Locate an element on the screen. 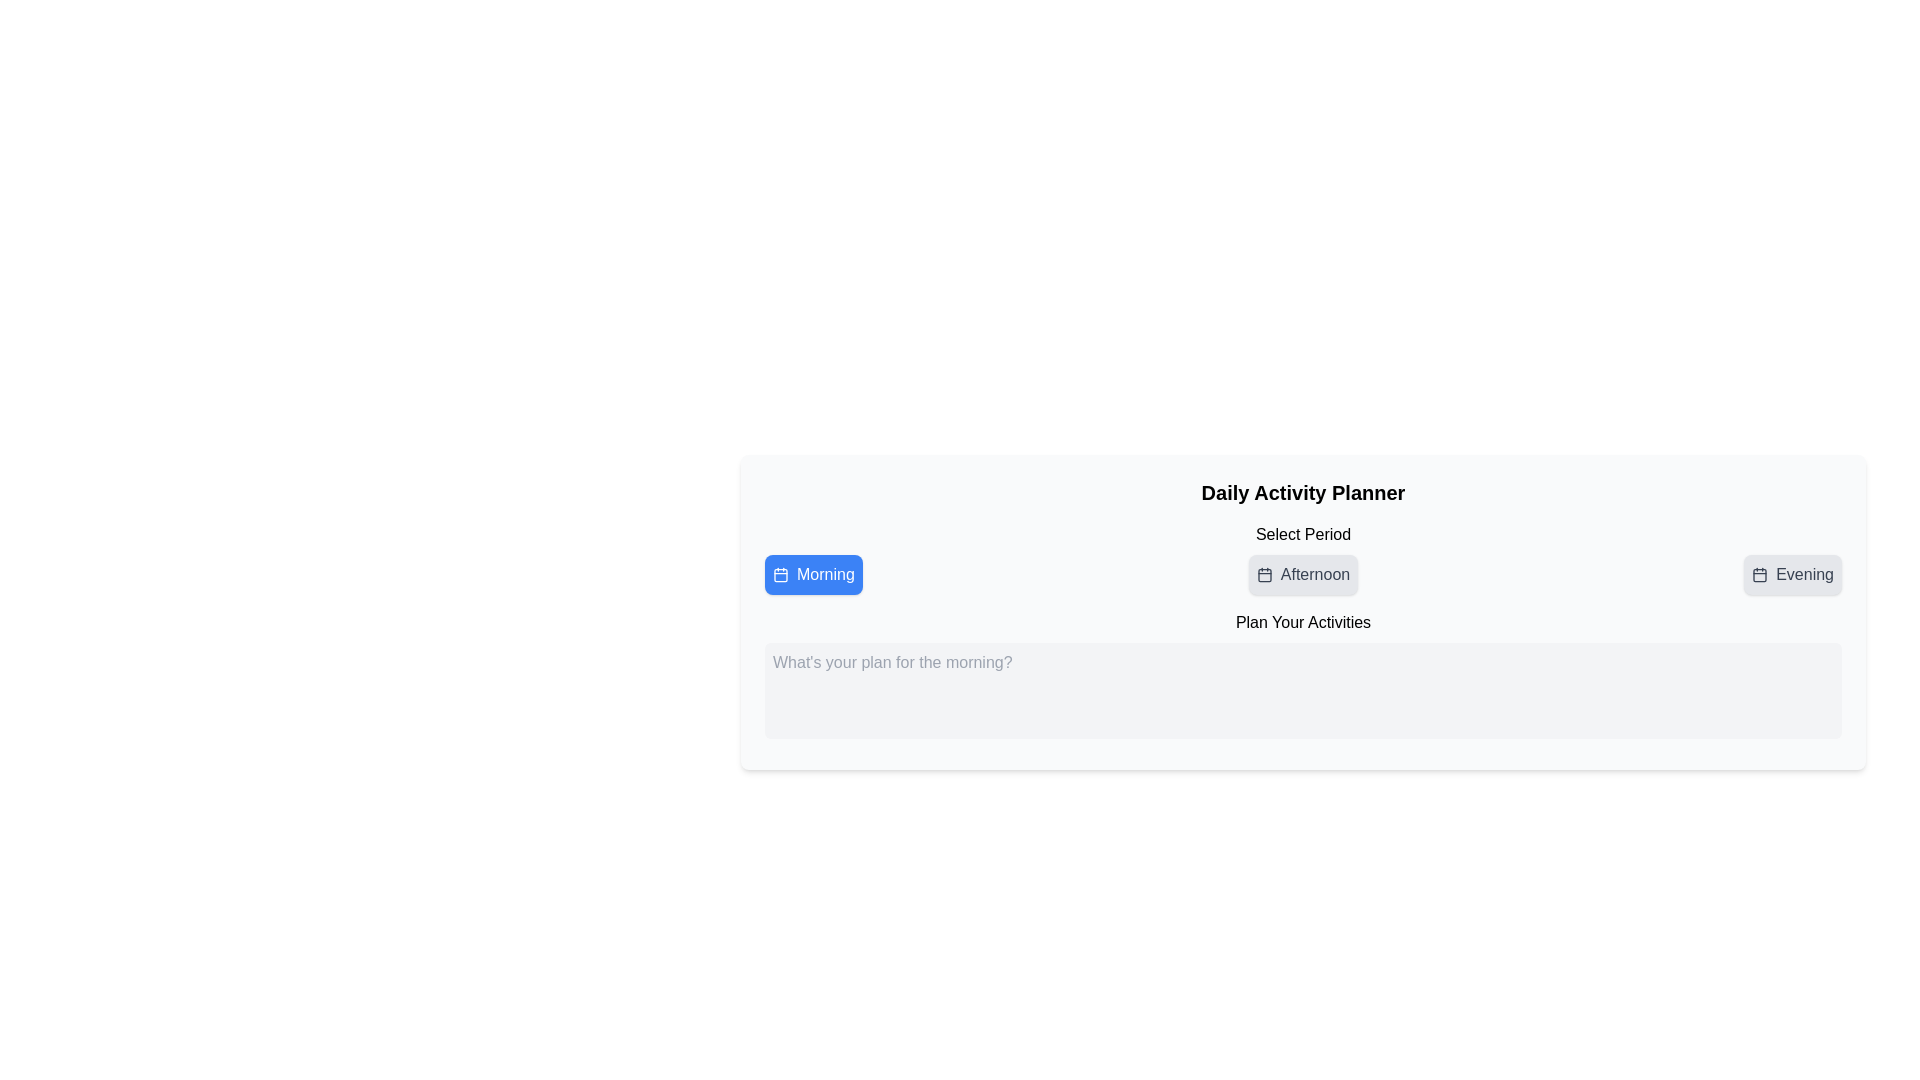  the calendar icon located to the left of the 'Evening' text, which features a minimalistic black design with a rectangular outline and two vertical lines at the top is located at coordinates (1760, 574).